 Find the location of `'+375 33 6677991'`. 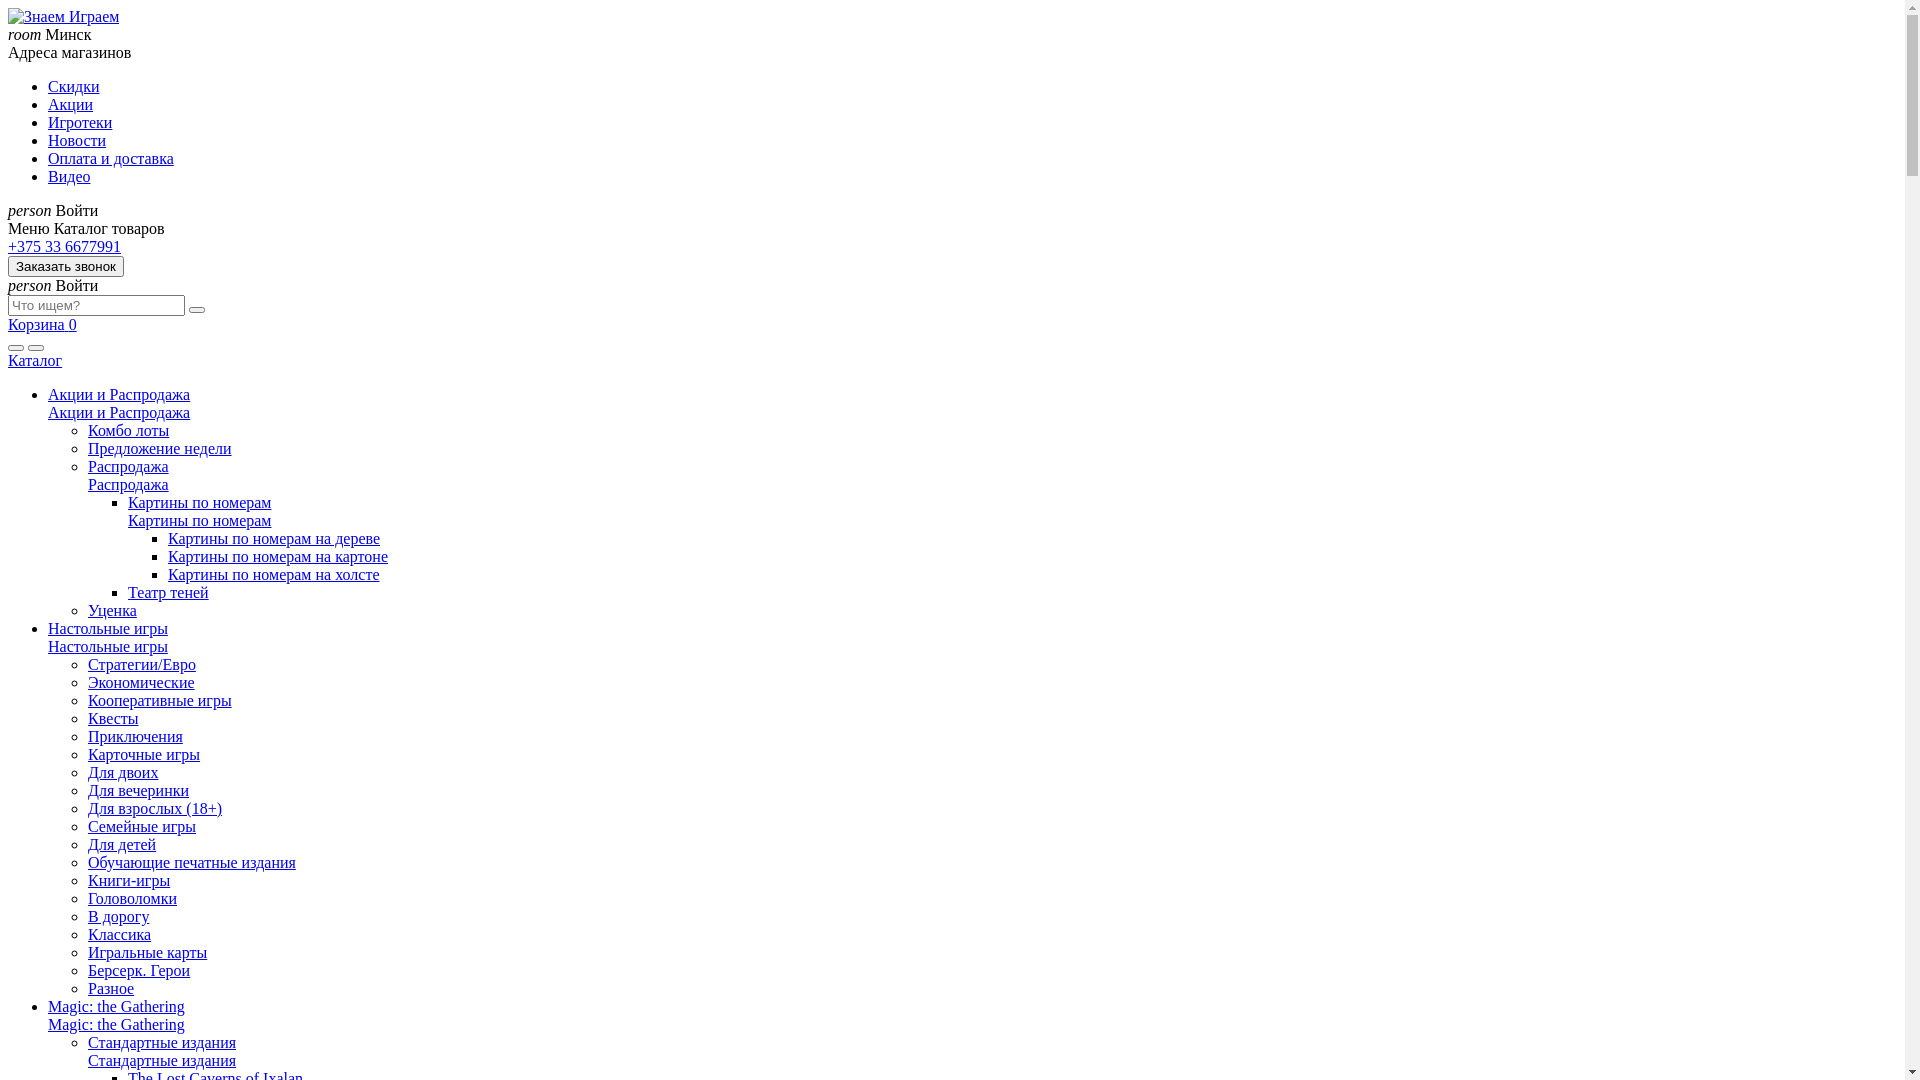

'+375 33 6677991' is located at coordinates (8, 245).